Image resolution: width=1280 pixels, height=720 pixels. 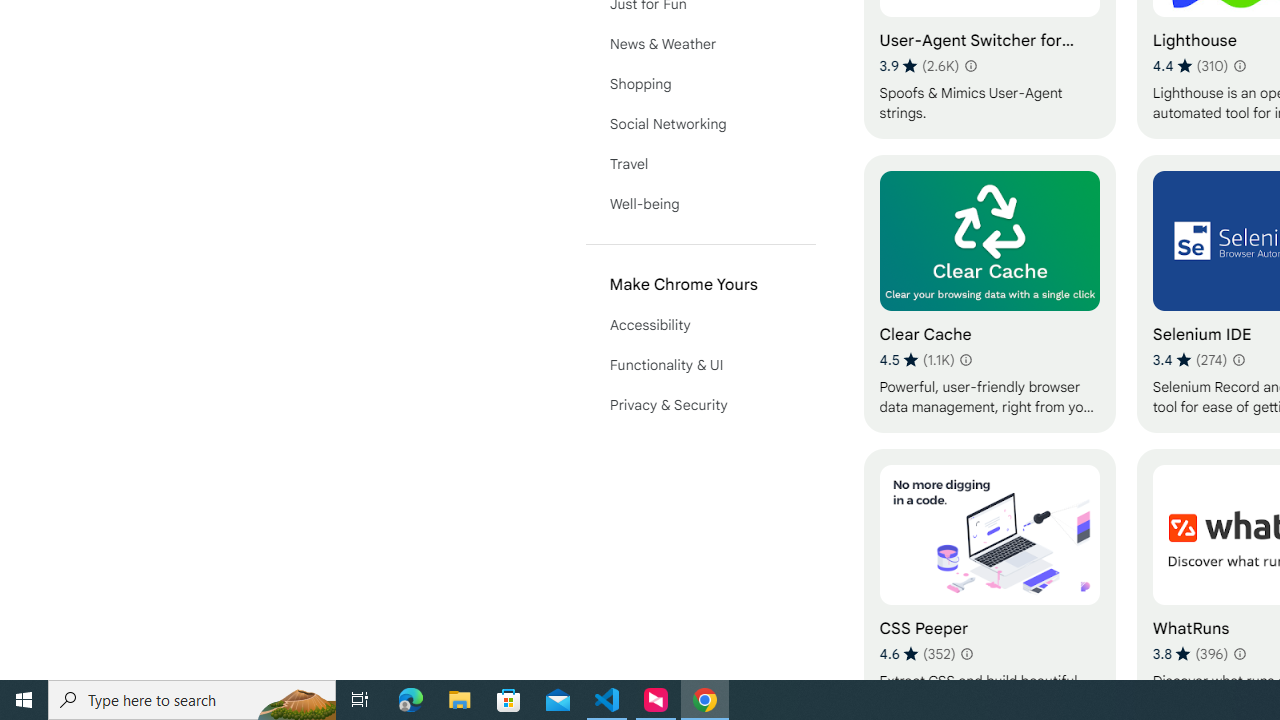 I want to click on 'Average rating 3.9 out of 5 stars. 2.6K ratings.', so click(x=918, y=65).